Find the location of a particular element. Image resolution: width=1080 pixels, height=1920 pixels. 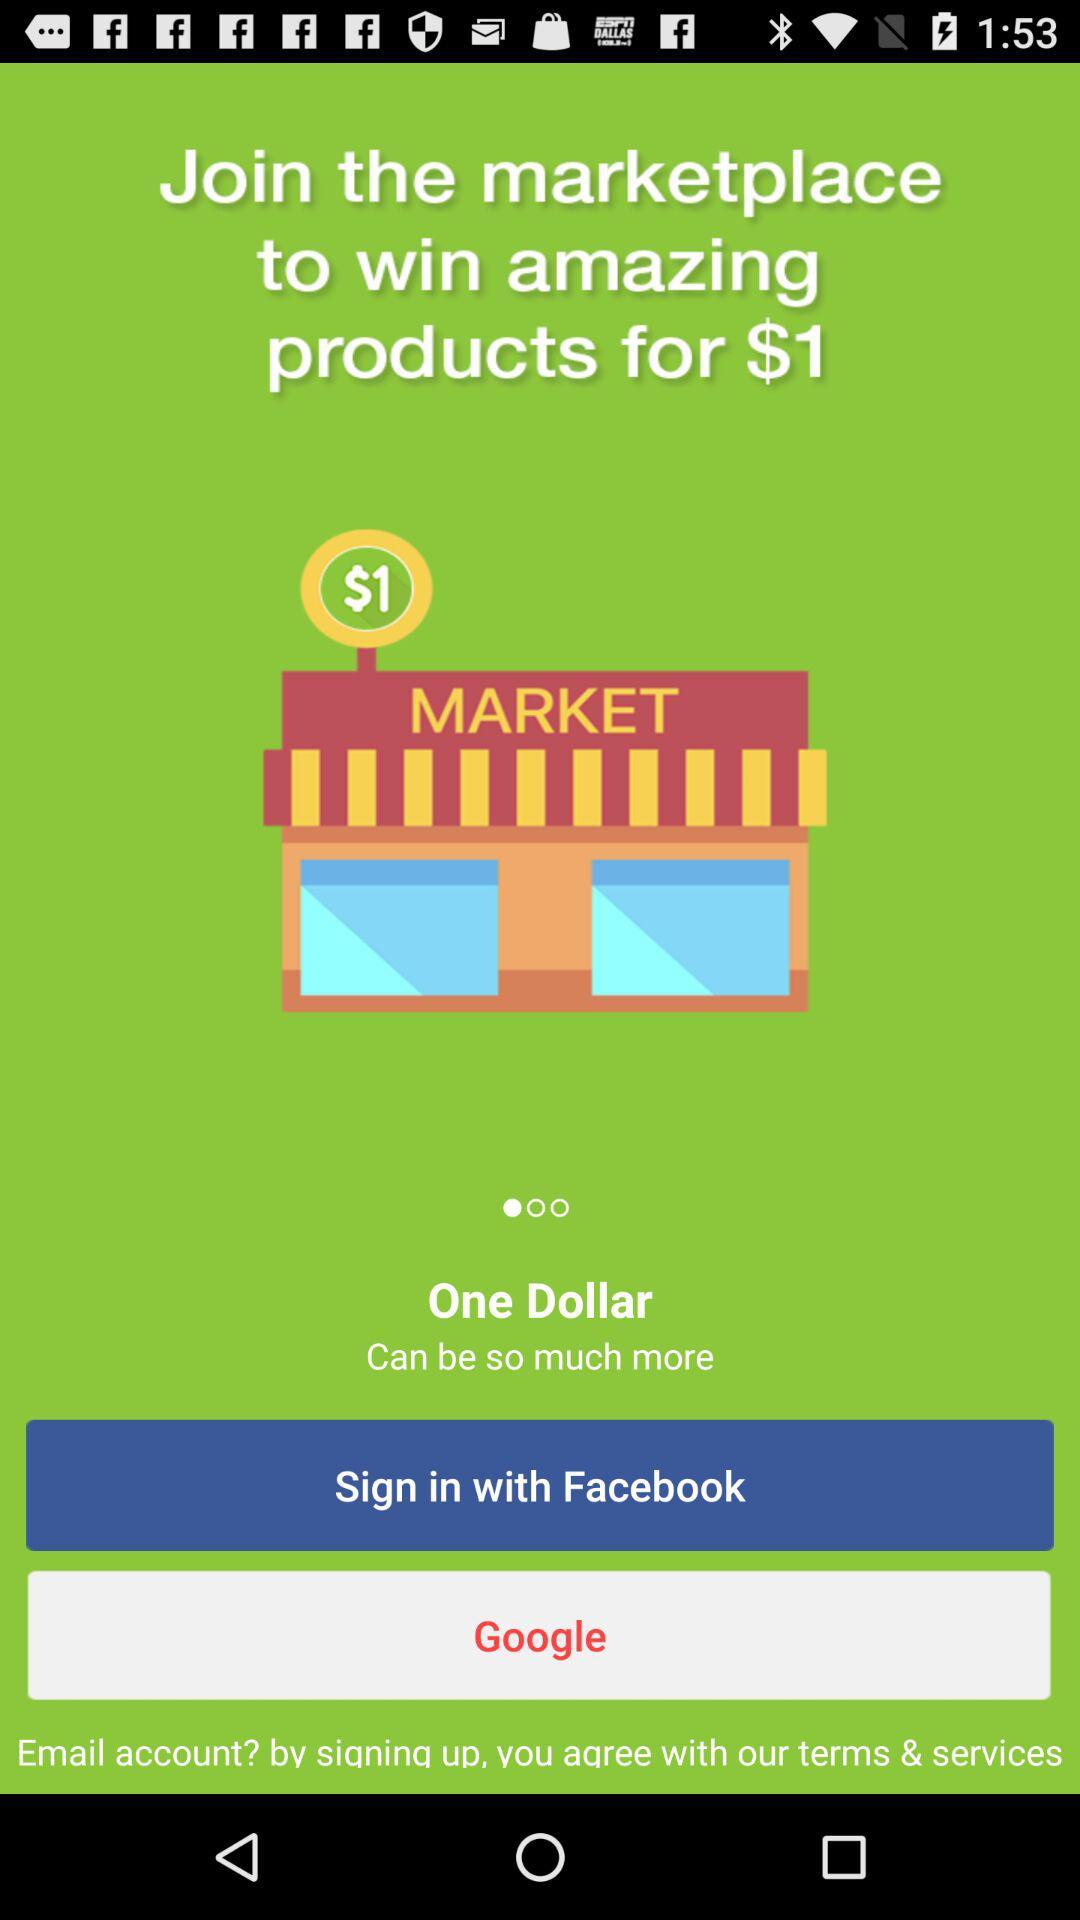

the item above google item is located at coordinates (540, 1485).